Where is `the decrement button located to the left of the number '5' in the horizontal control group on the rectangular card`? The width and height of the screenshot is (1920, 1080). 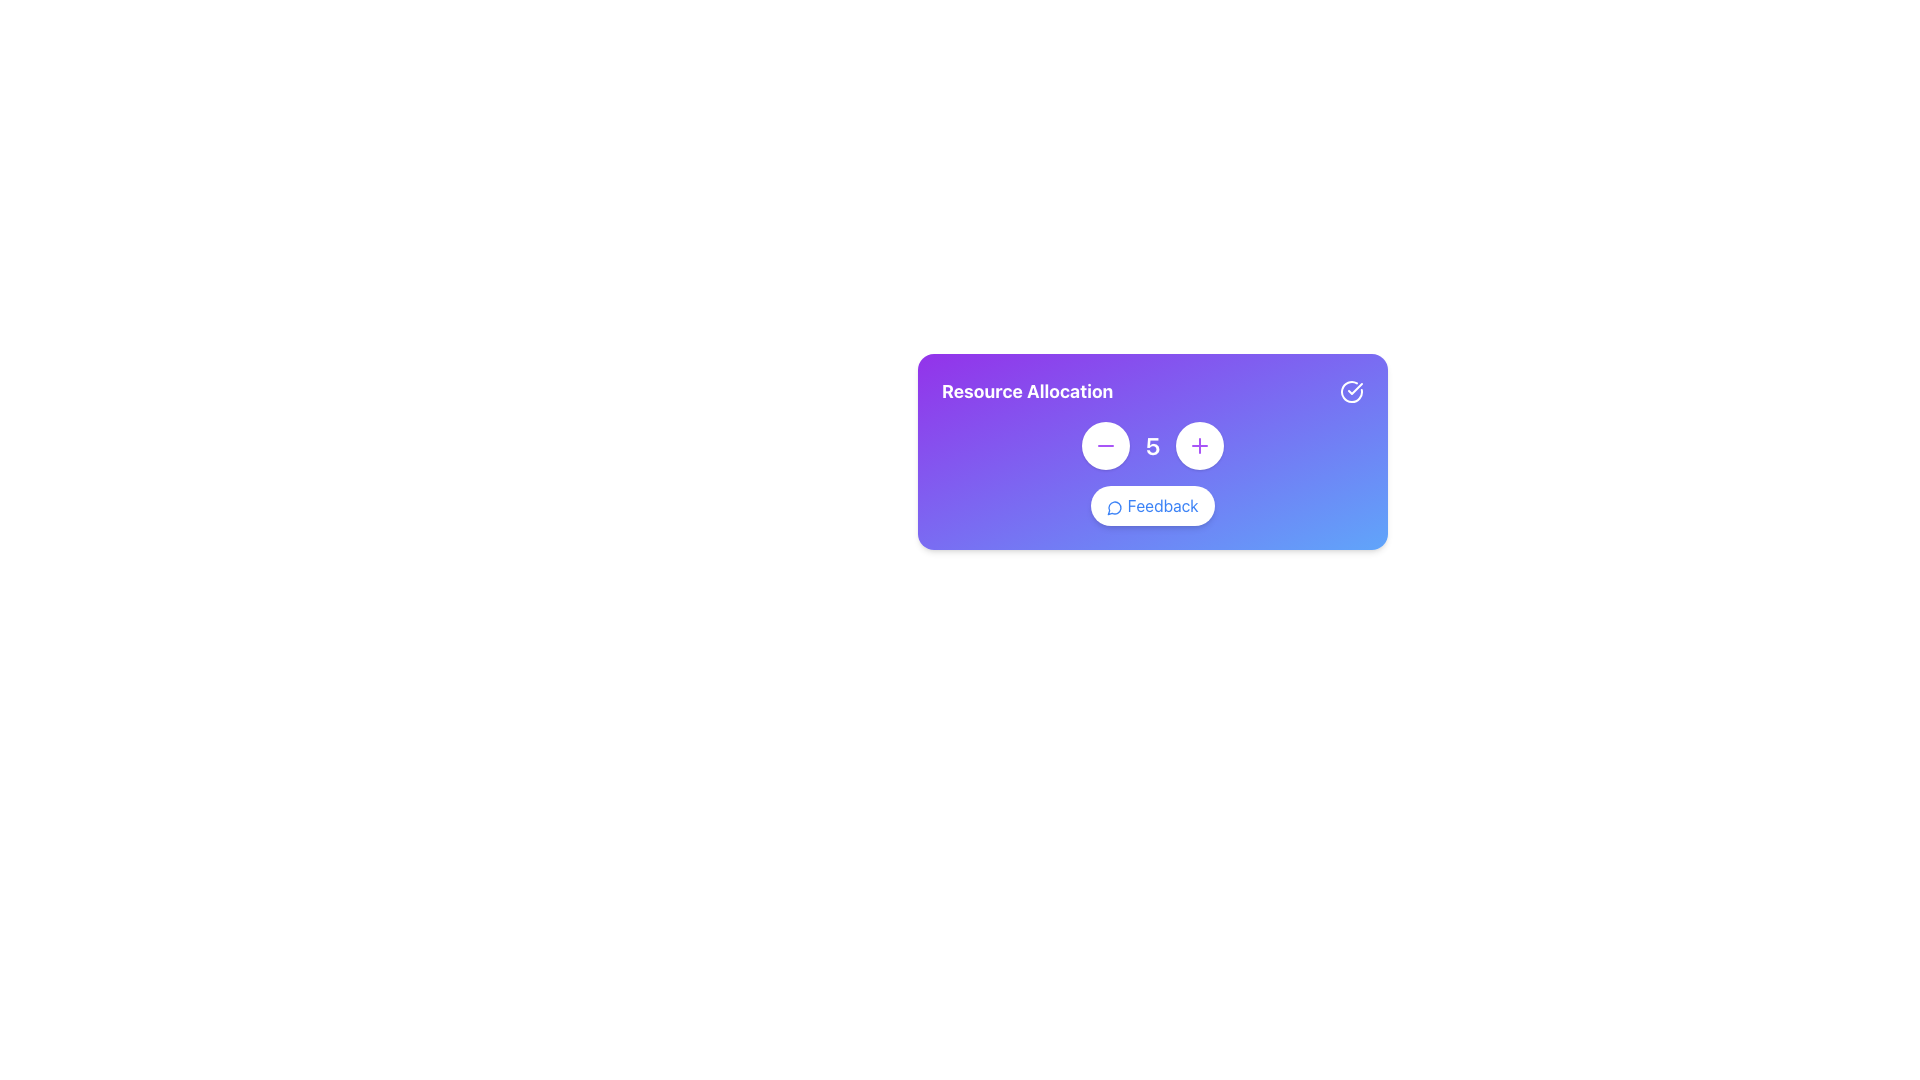 the decrement button located to the left of the number '5' in the horizontal control group on the rectangular card is located at coordinates (1104, 445).